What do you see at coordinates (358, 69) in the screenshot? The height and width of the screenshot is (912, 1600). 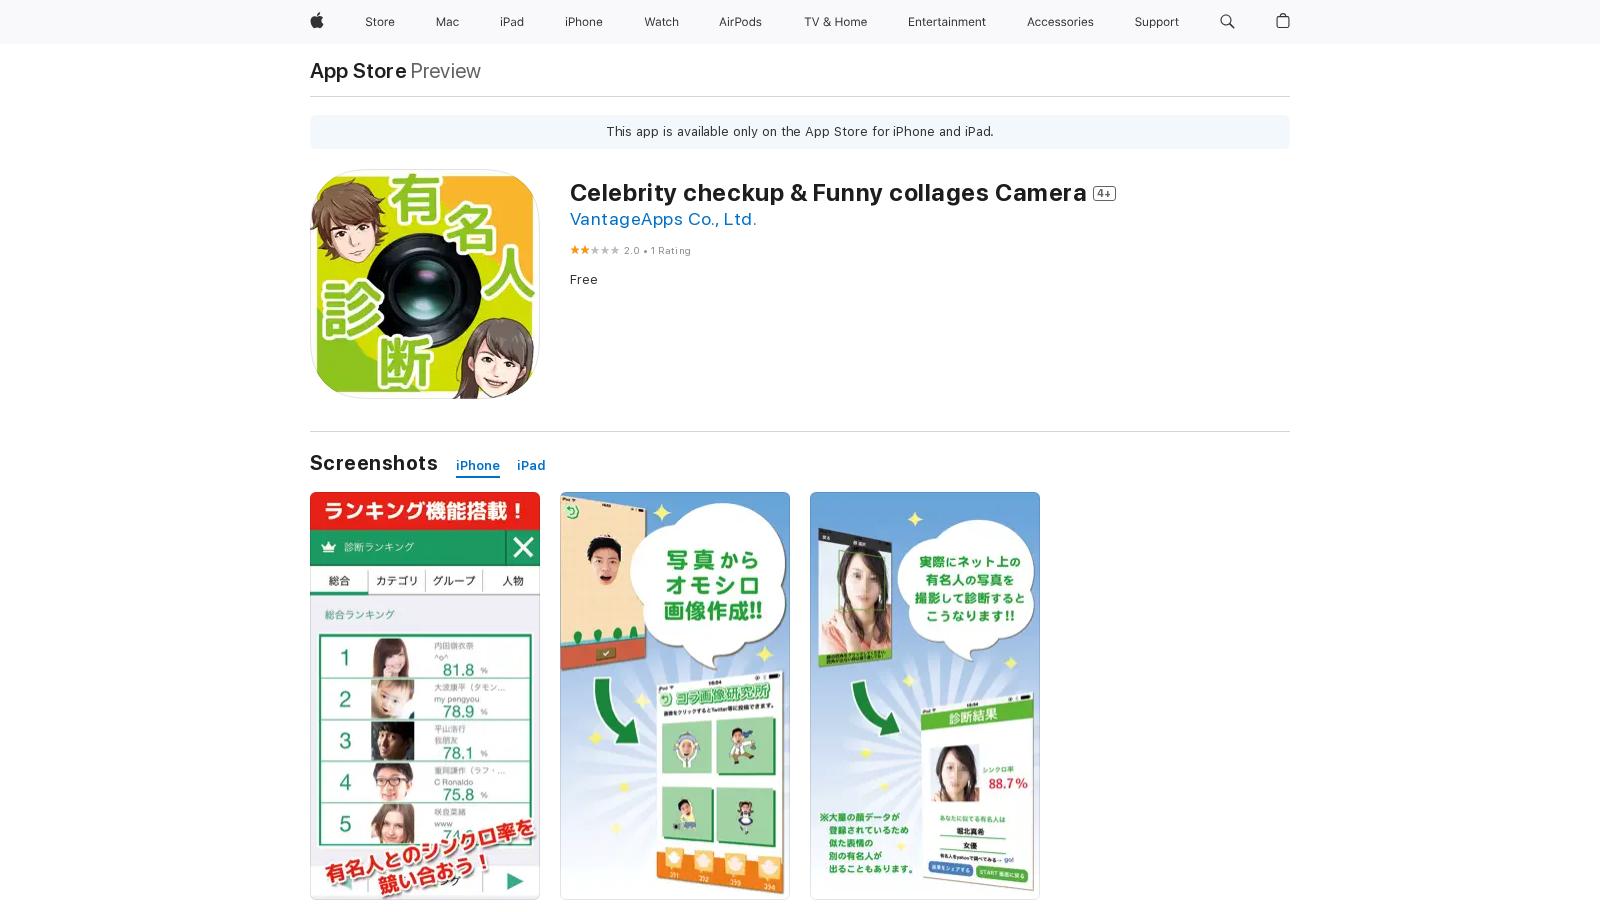 I see `'App Store'` at bounding box center [358, 69].